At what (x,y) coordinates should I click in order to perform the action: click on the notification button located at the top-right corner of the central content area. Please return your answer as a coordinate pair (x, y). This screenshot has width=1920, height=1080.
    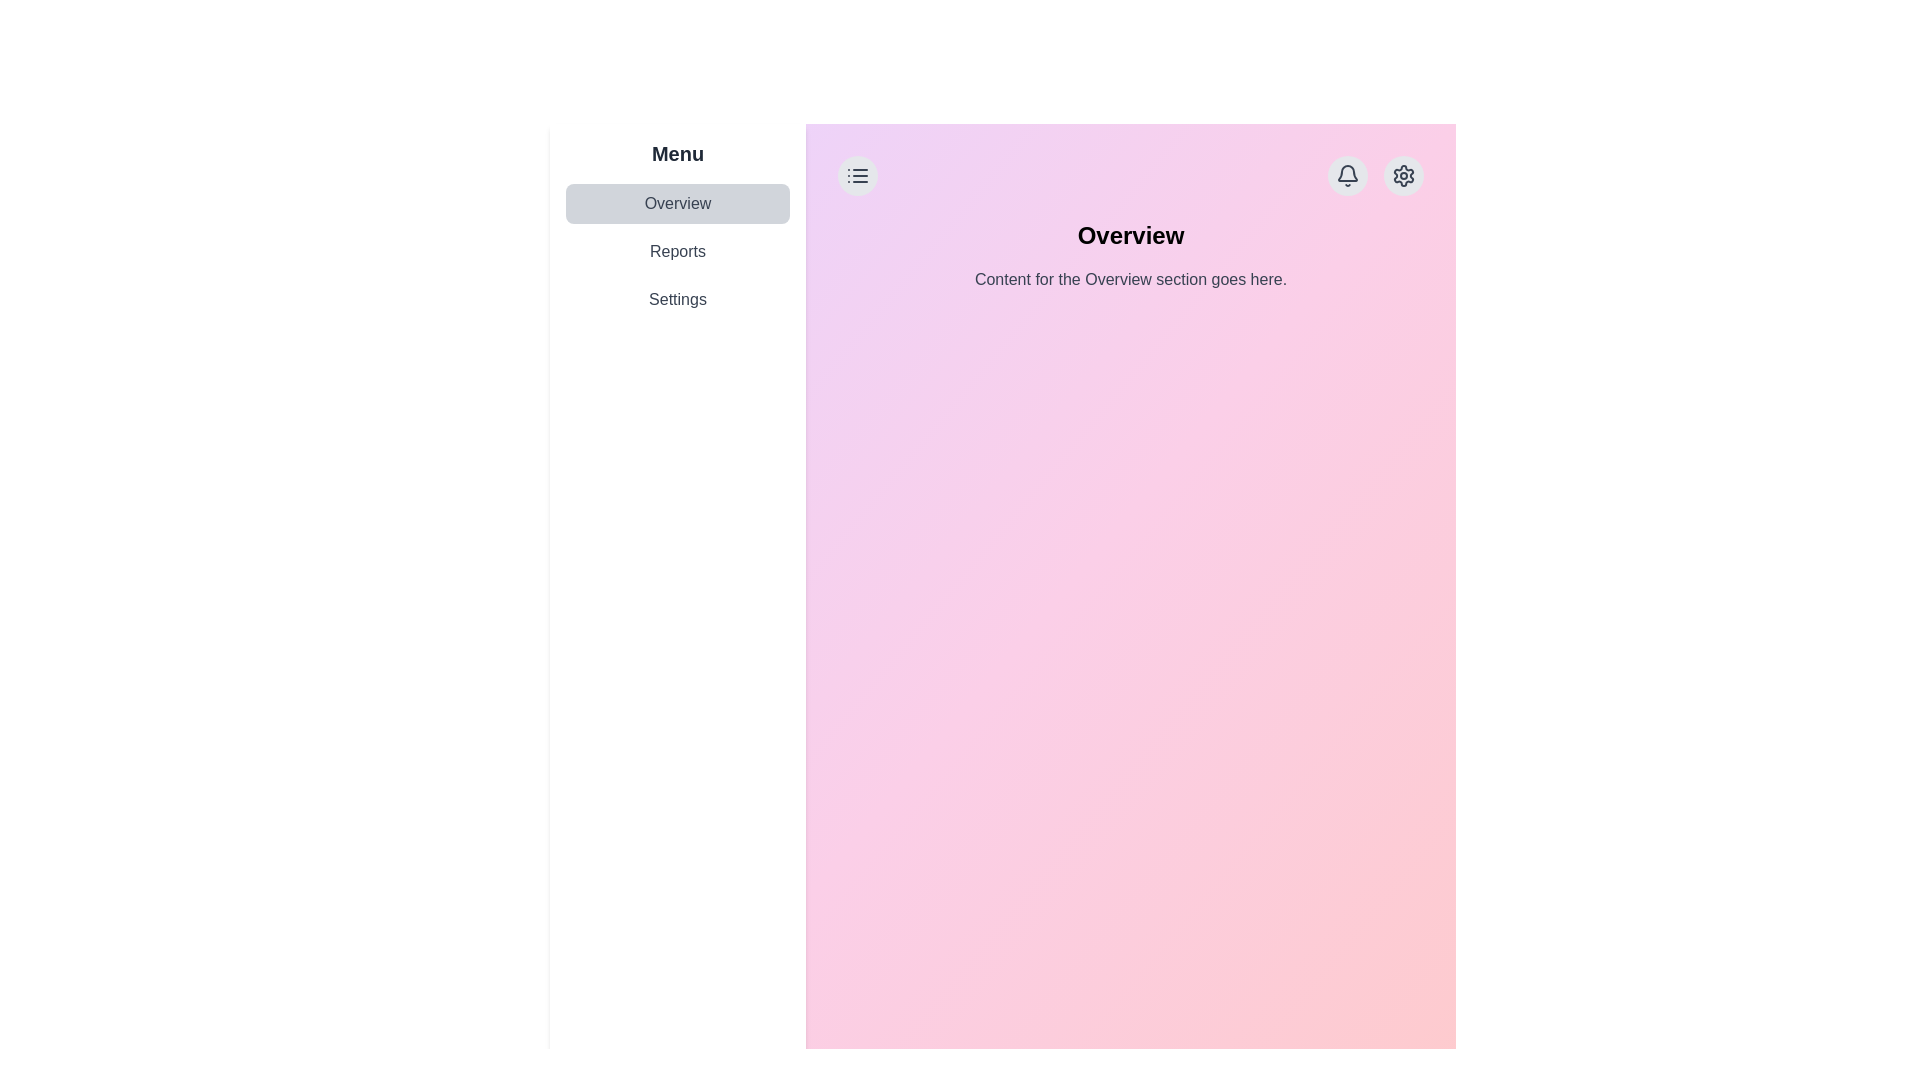
    Looking at the image, I should click on (1348, 175).